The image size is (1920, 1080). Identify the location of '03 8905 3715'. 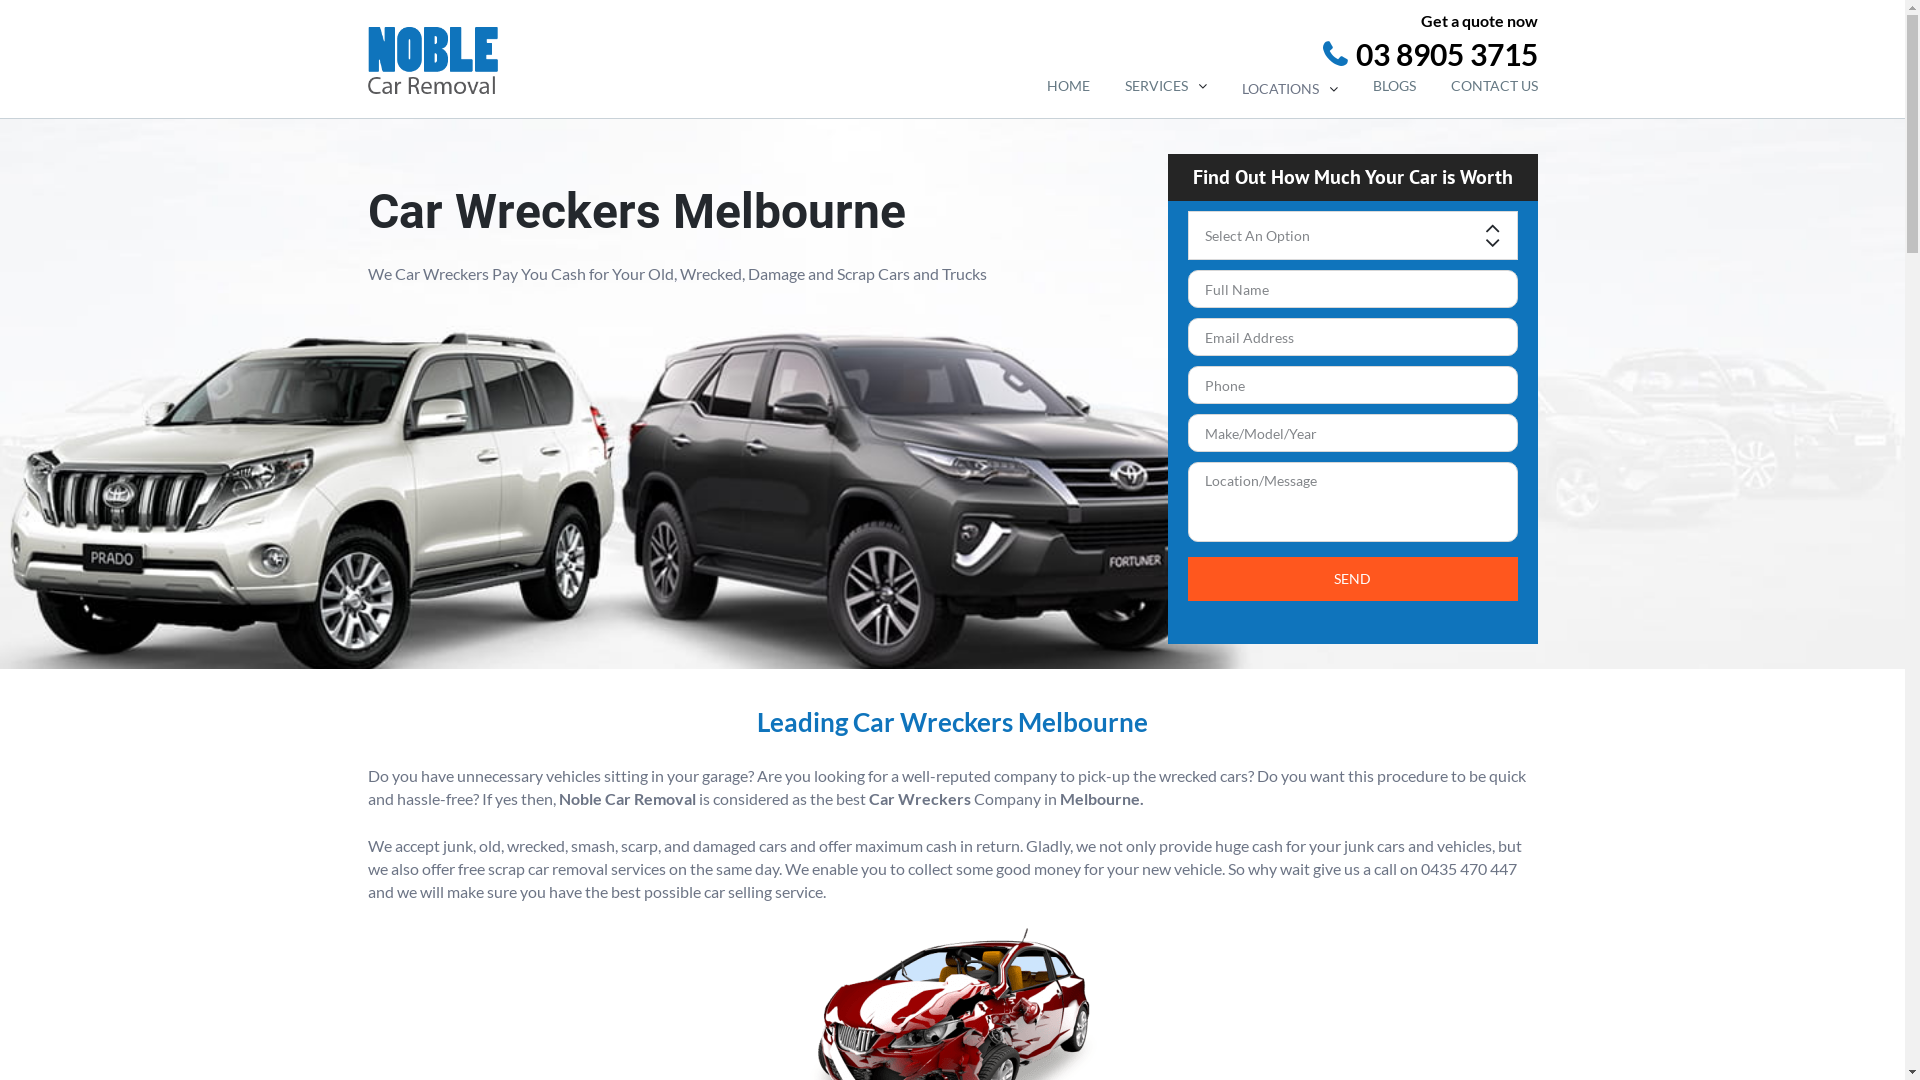
(1274, 53).